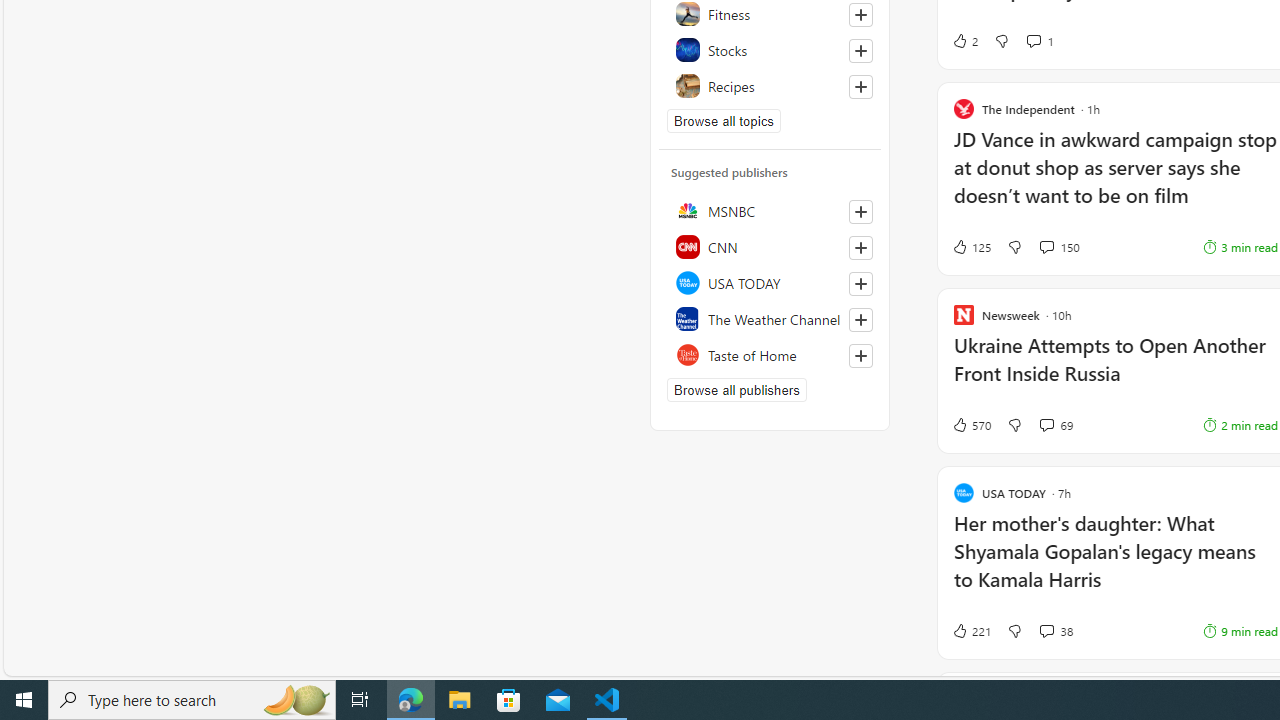 This screenshot has height=720, width=1280. Describe the element at coordinates (1055, 424) in the screenshot. I see `'View comments 69 Comment'` at that location.